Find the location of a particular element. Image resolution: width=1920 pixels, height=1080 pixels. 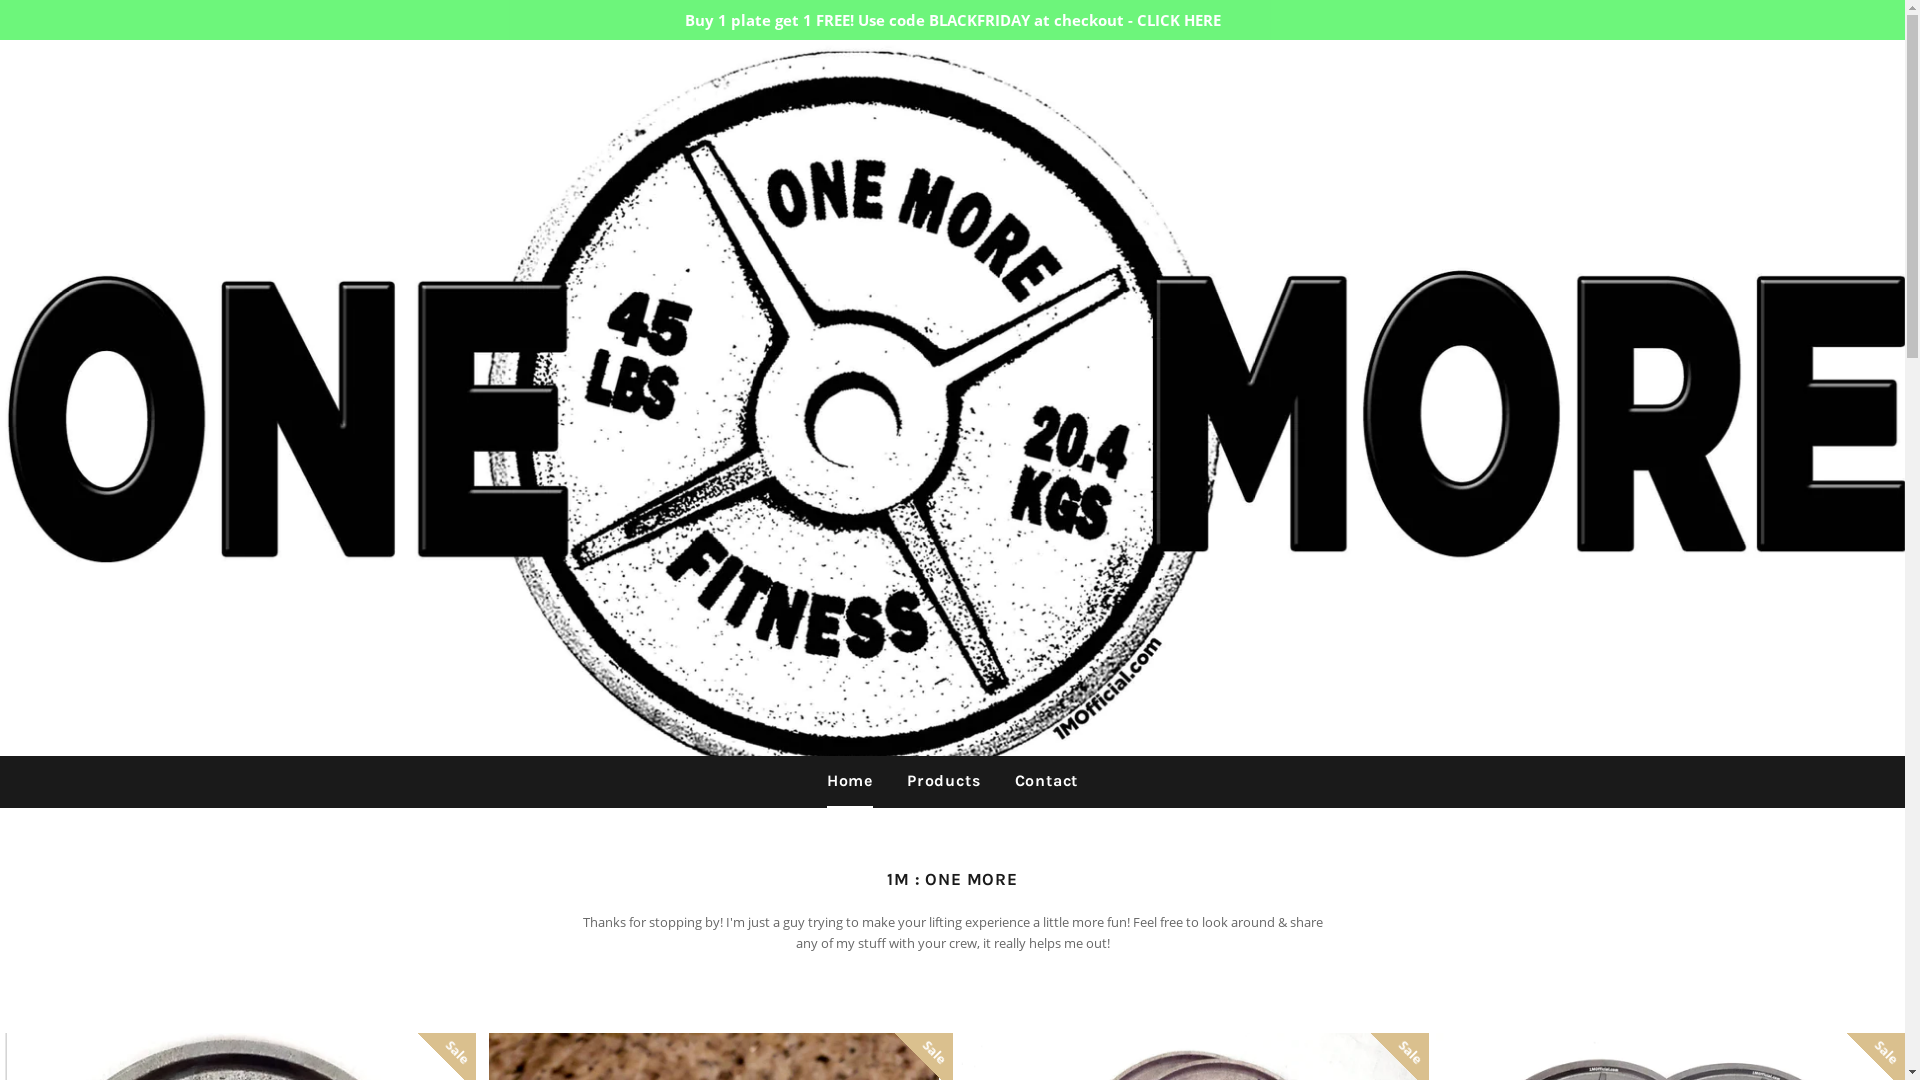

'Menu' is located at coordinates (32, 72).